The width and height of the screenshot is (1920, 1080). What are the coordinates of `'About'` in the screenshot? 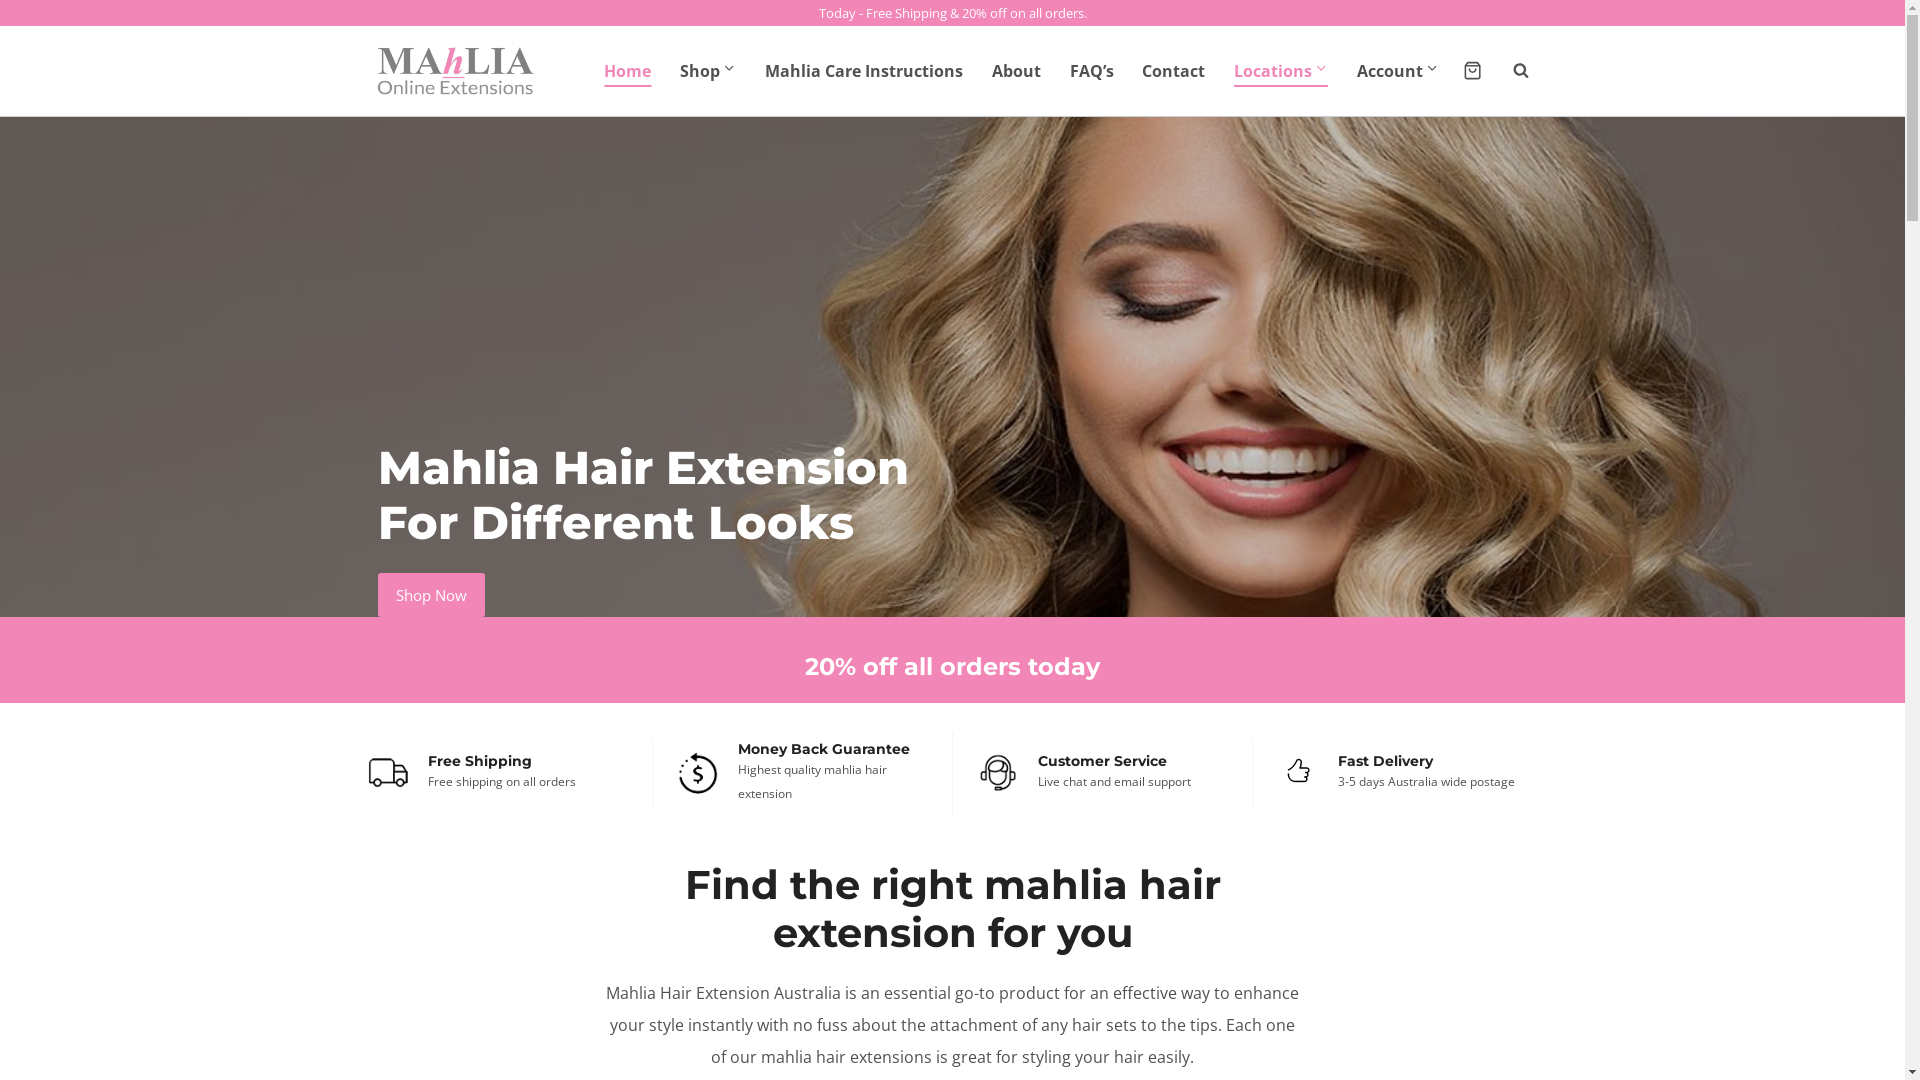 It's located at (1016, 69).